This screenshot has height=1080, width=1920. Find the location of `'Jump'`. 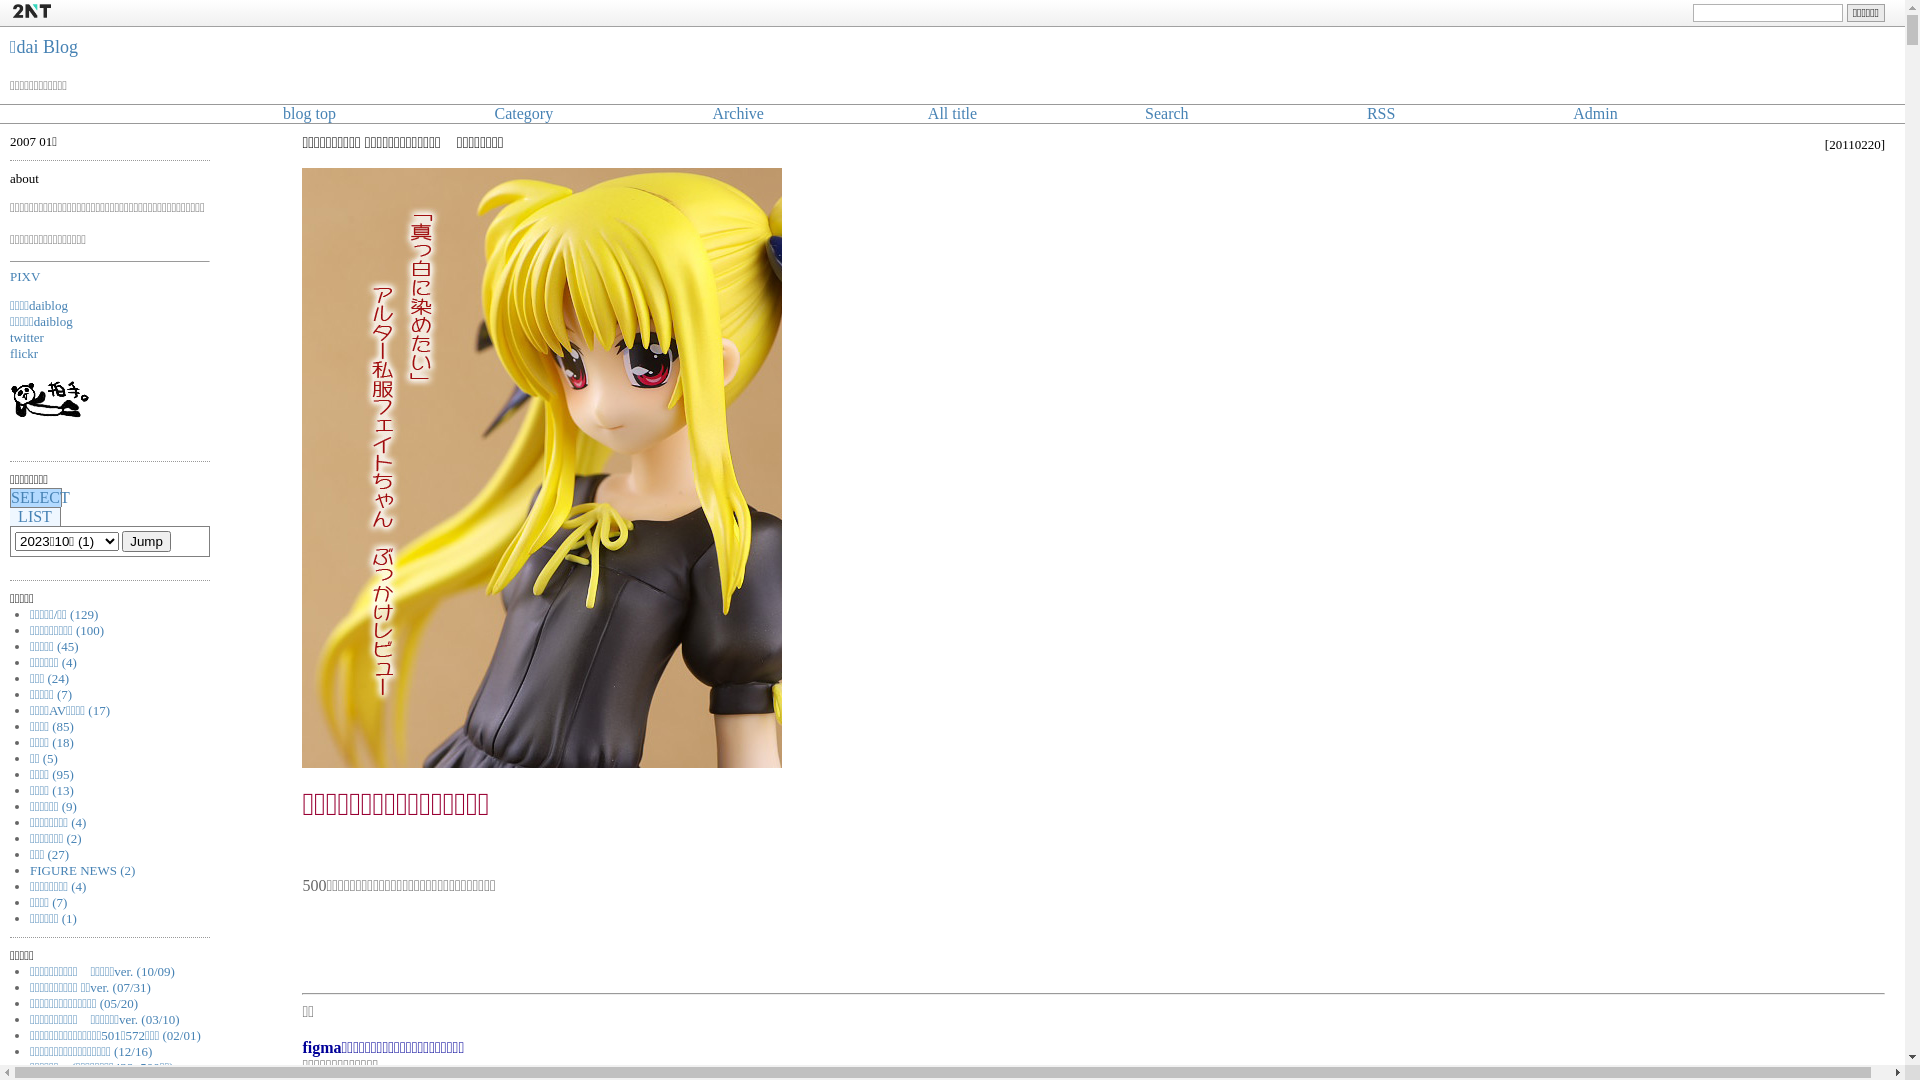

'Jump' is located at coordinates (145, 541).